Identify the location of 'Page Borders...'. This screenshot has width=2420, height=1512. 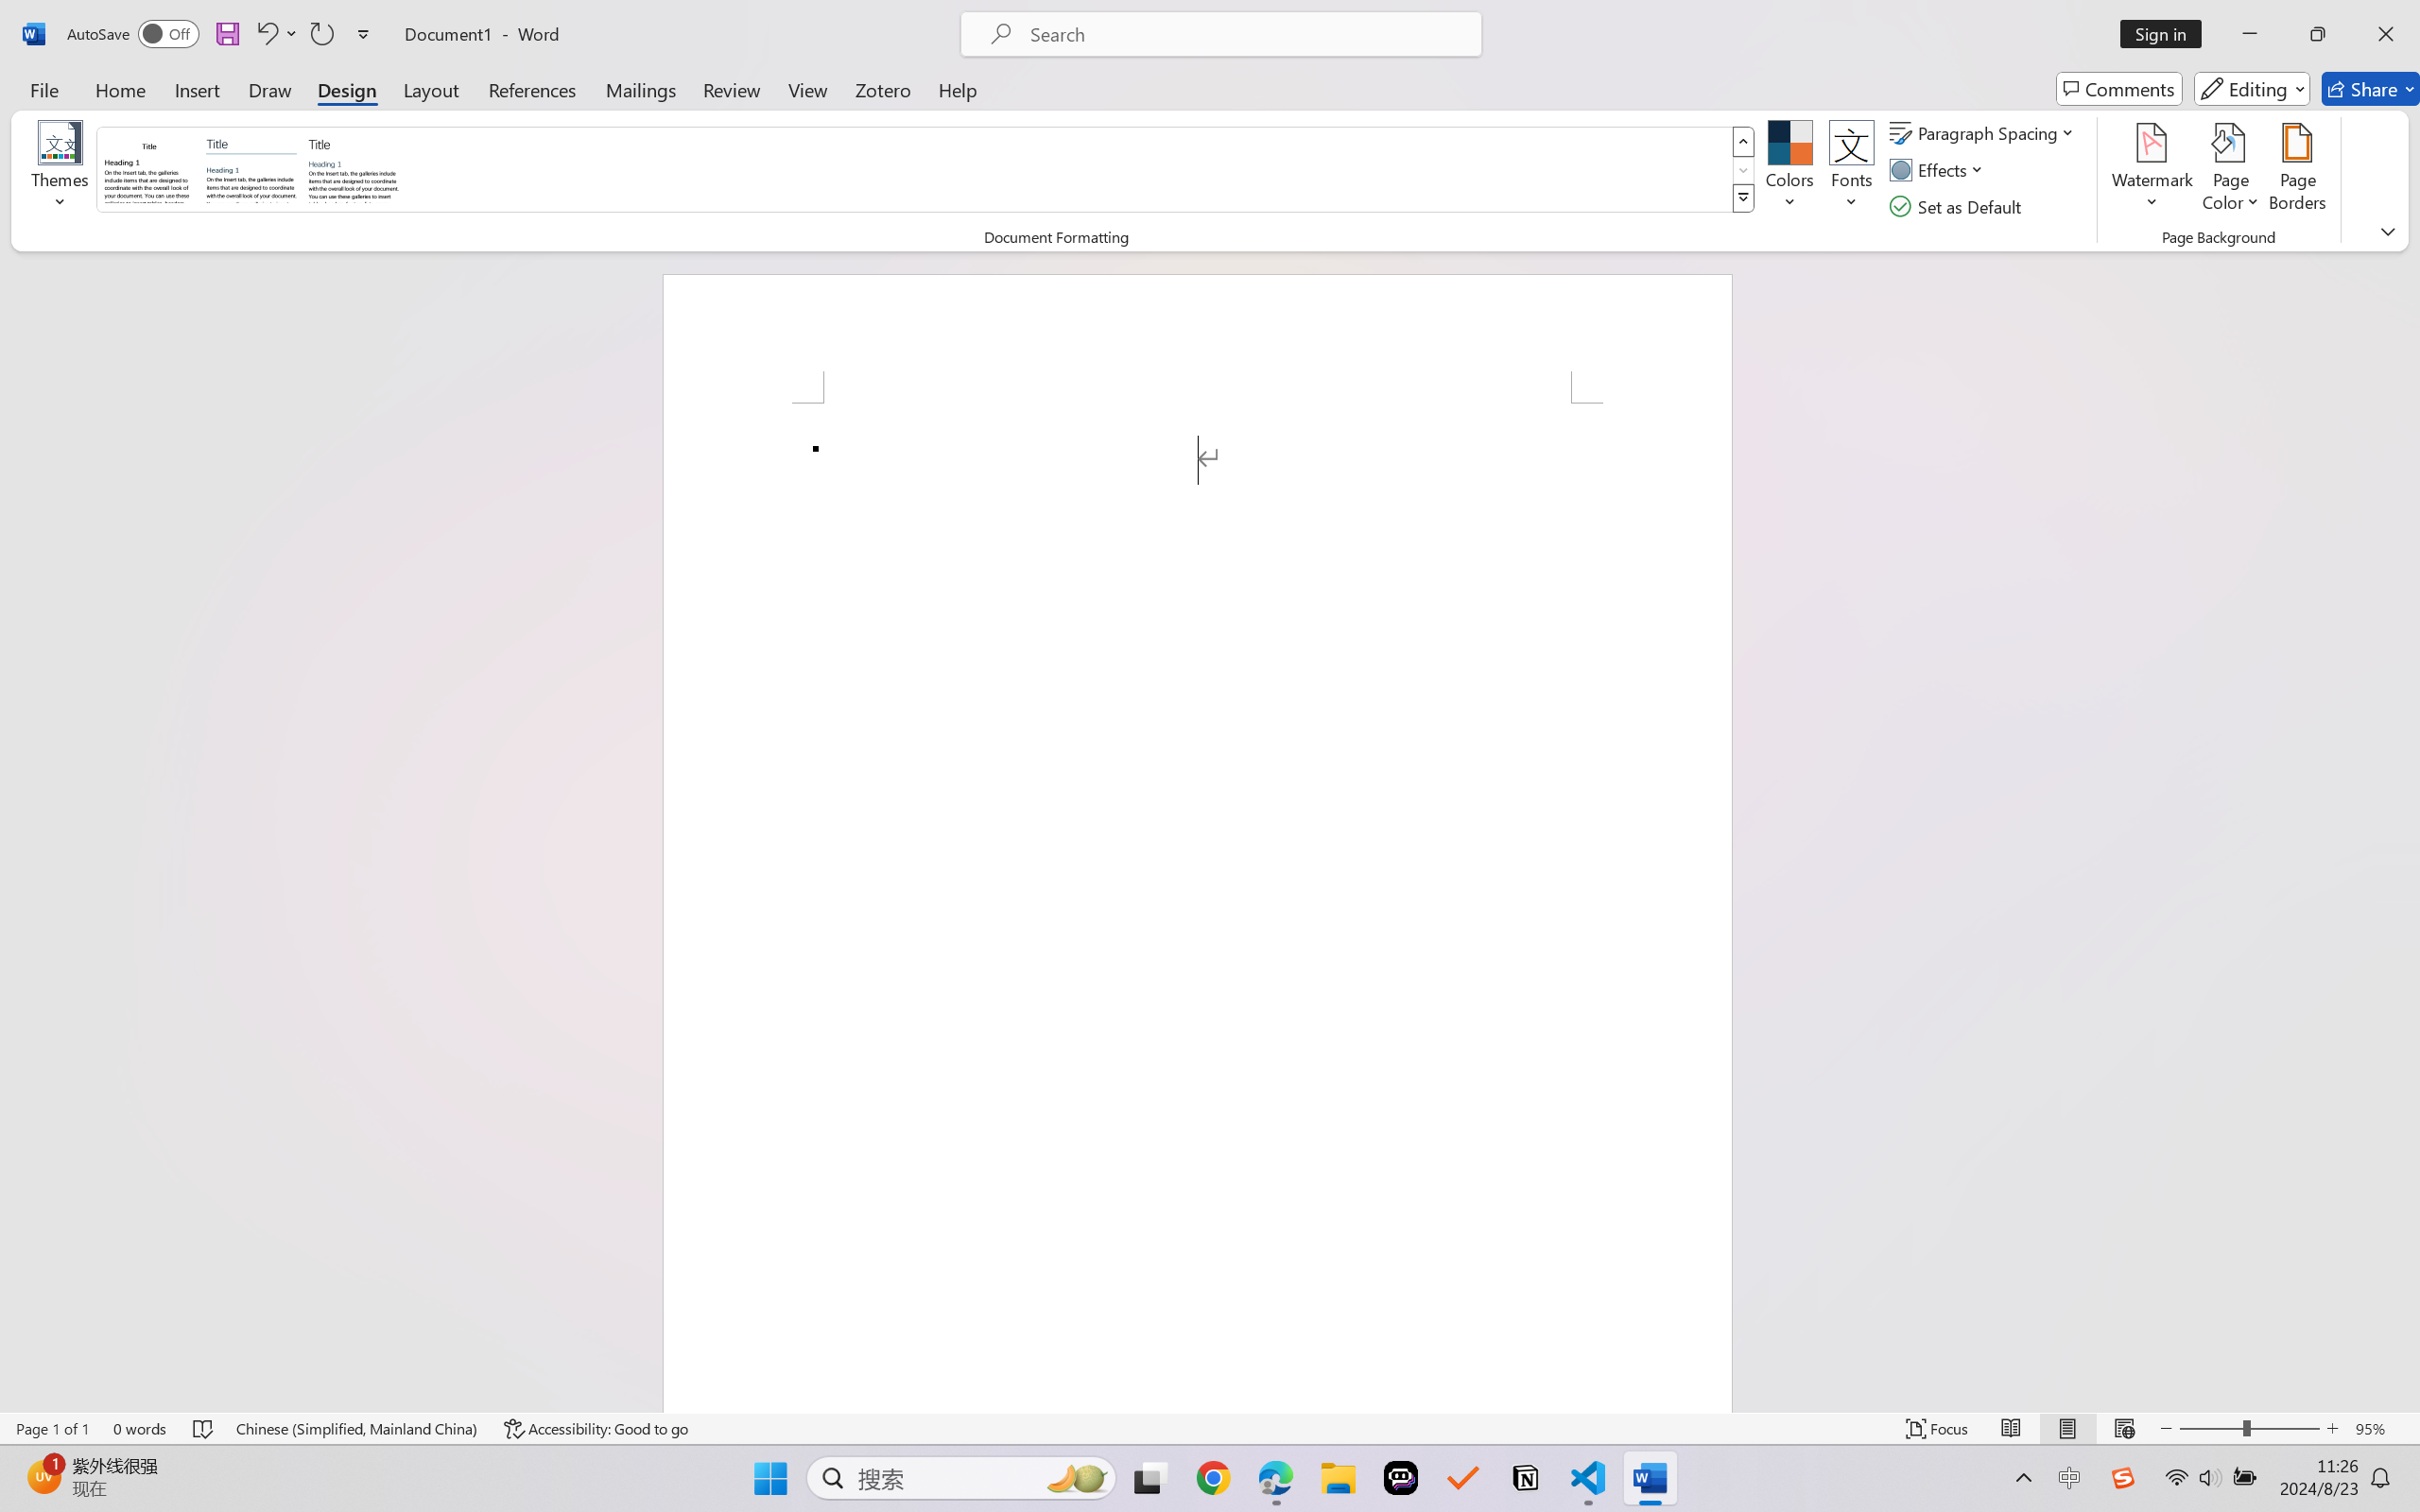
(2296, 170).